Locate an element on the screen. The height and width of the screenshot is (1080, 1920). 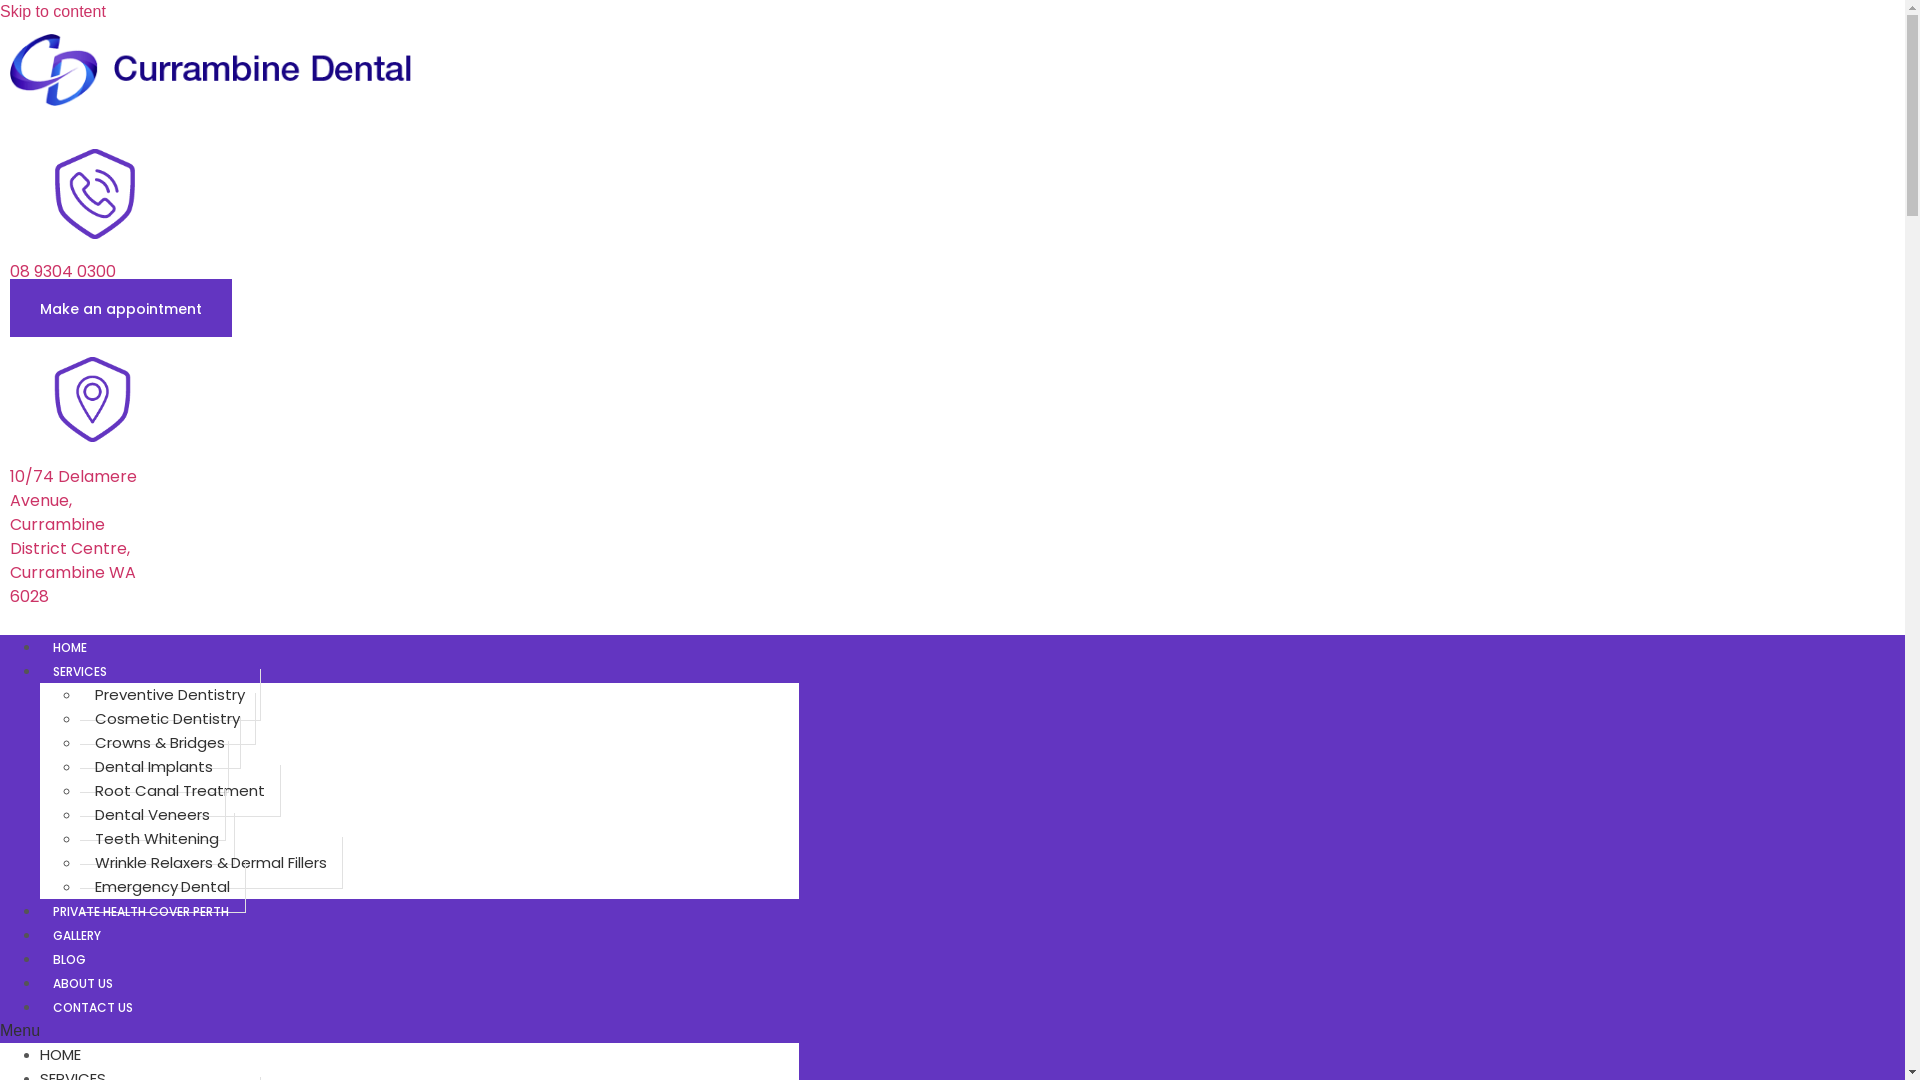
'Skip to content' is located at coordinates (52, 11).